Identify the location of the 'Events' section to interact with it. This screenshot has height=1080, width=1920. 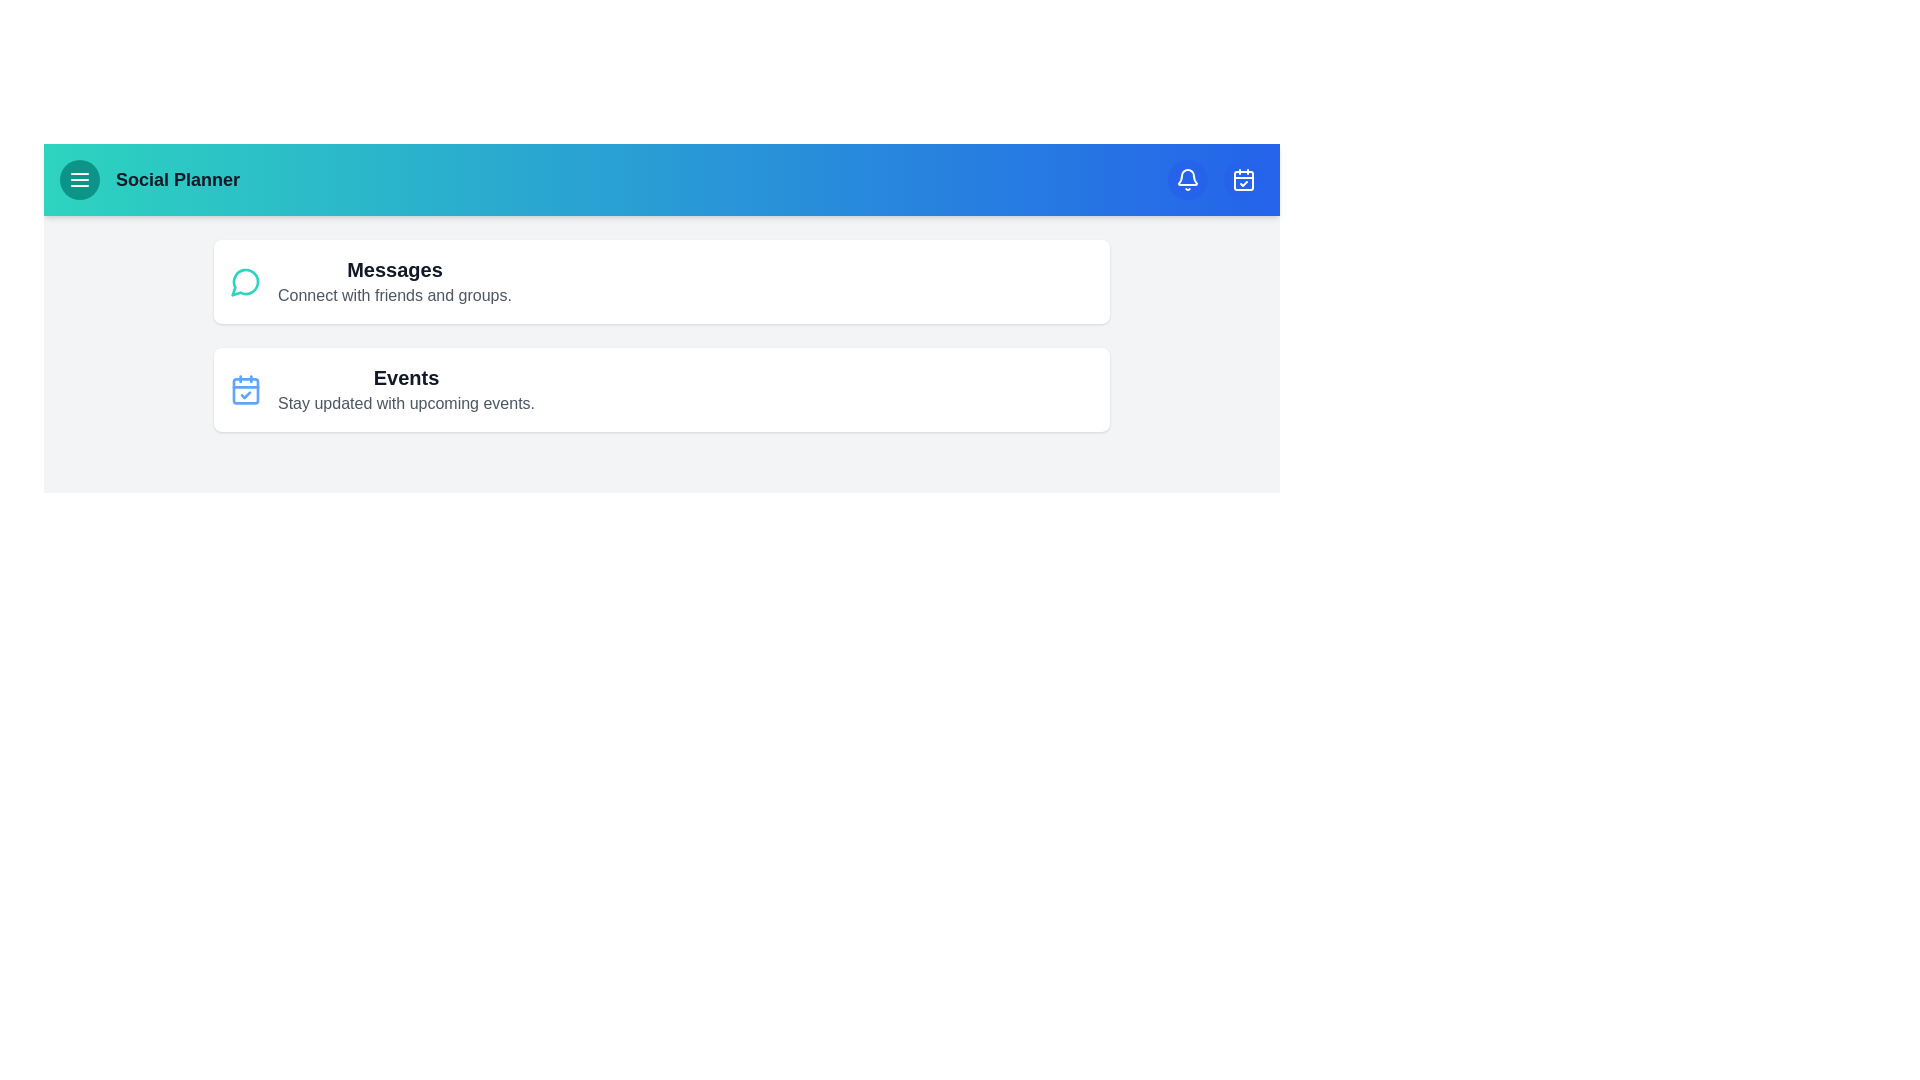
(405, 389).